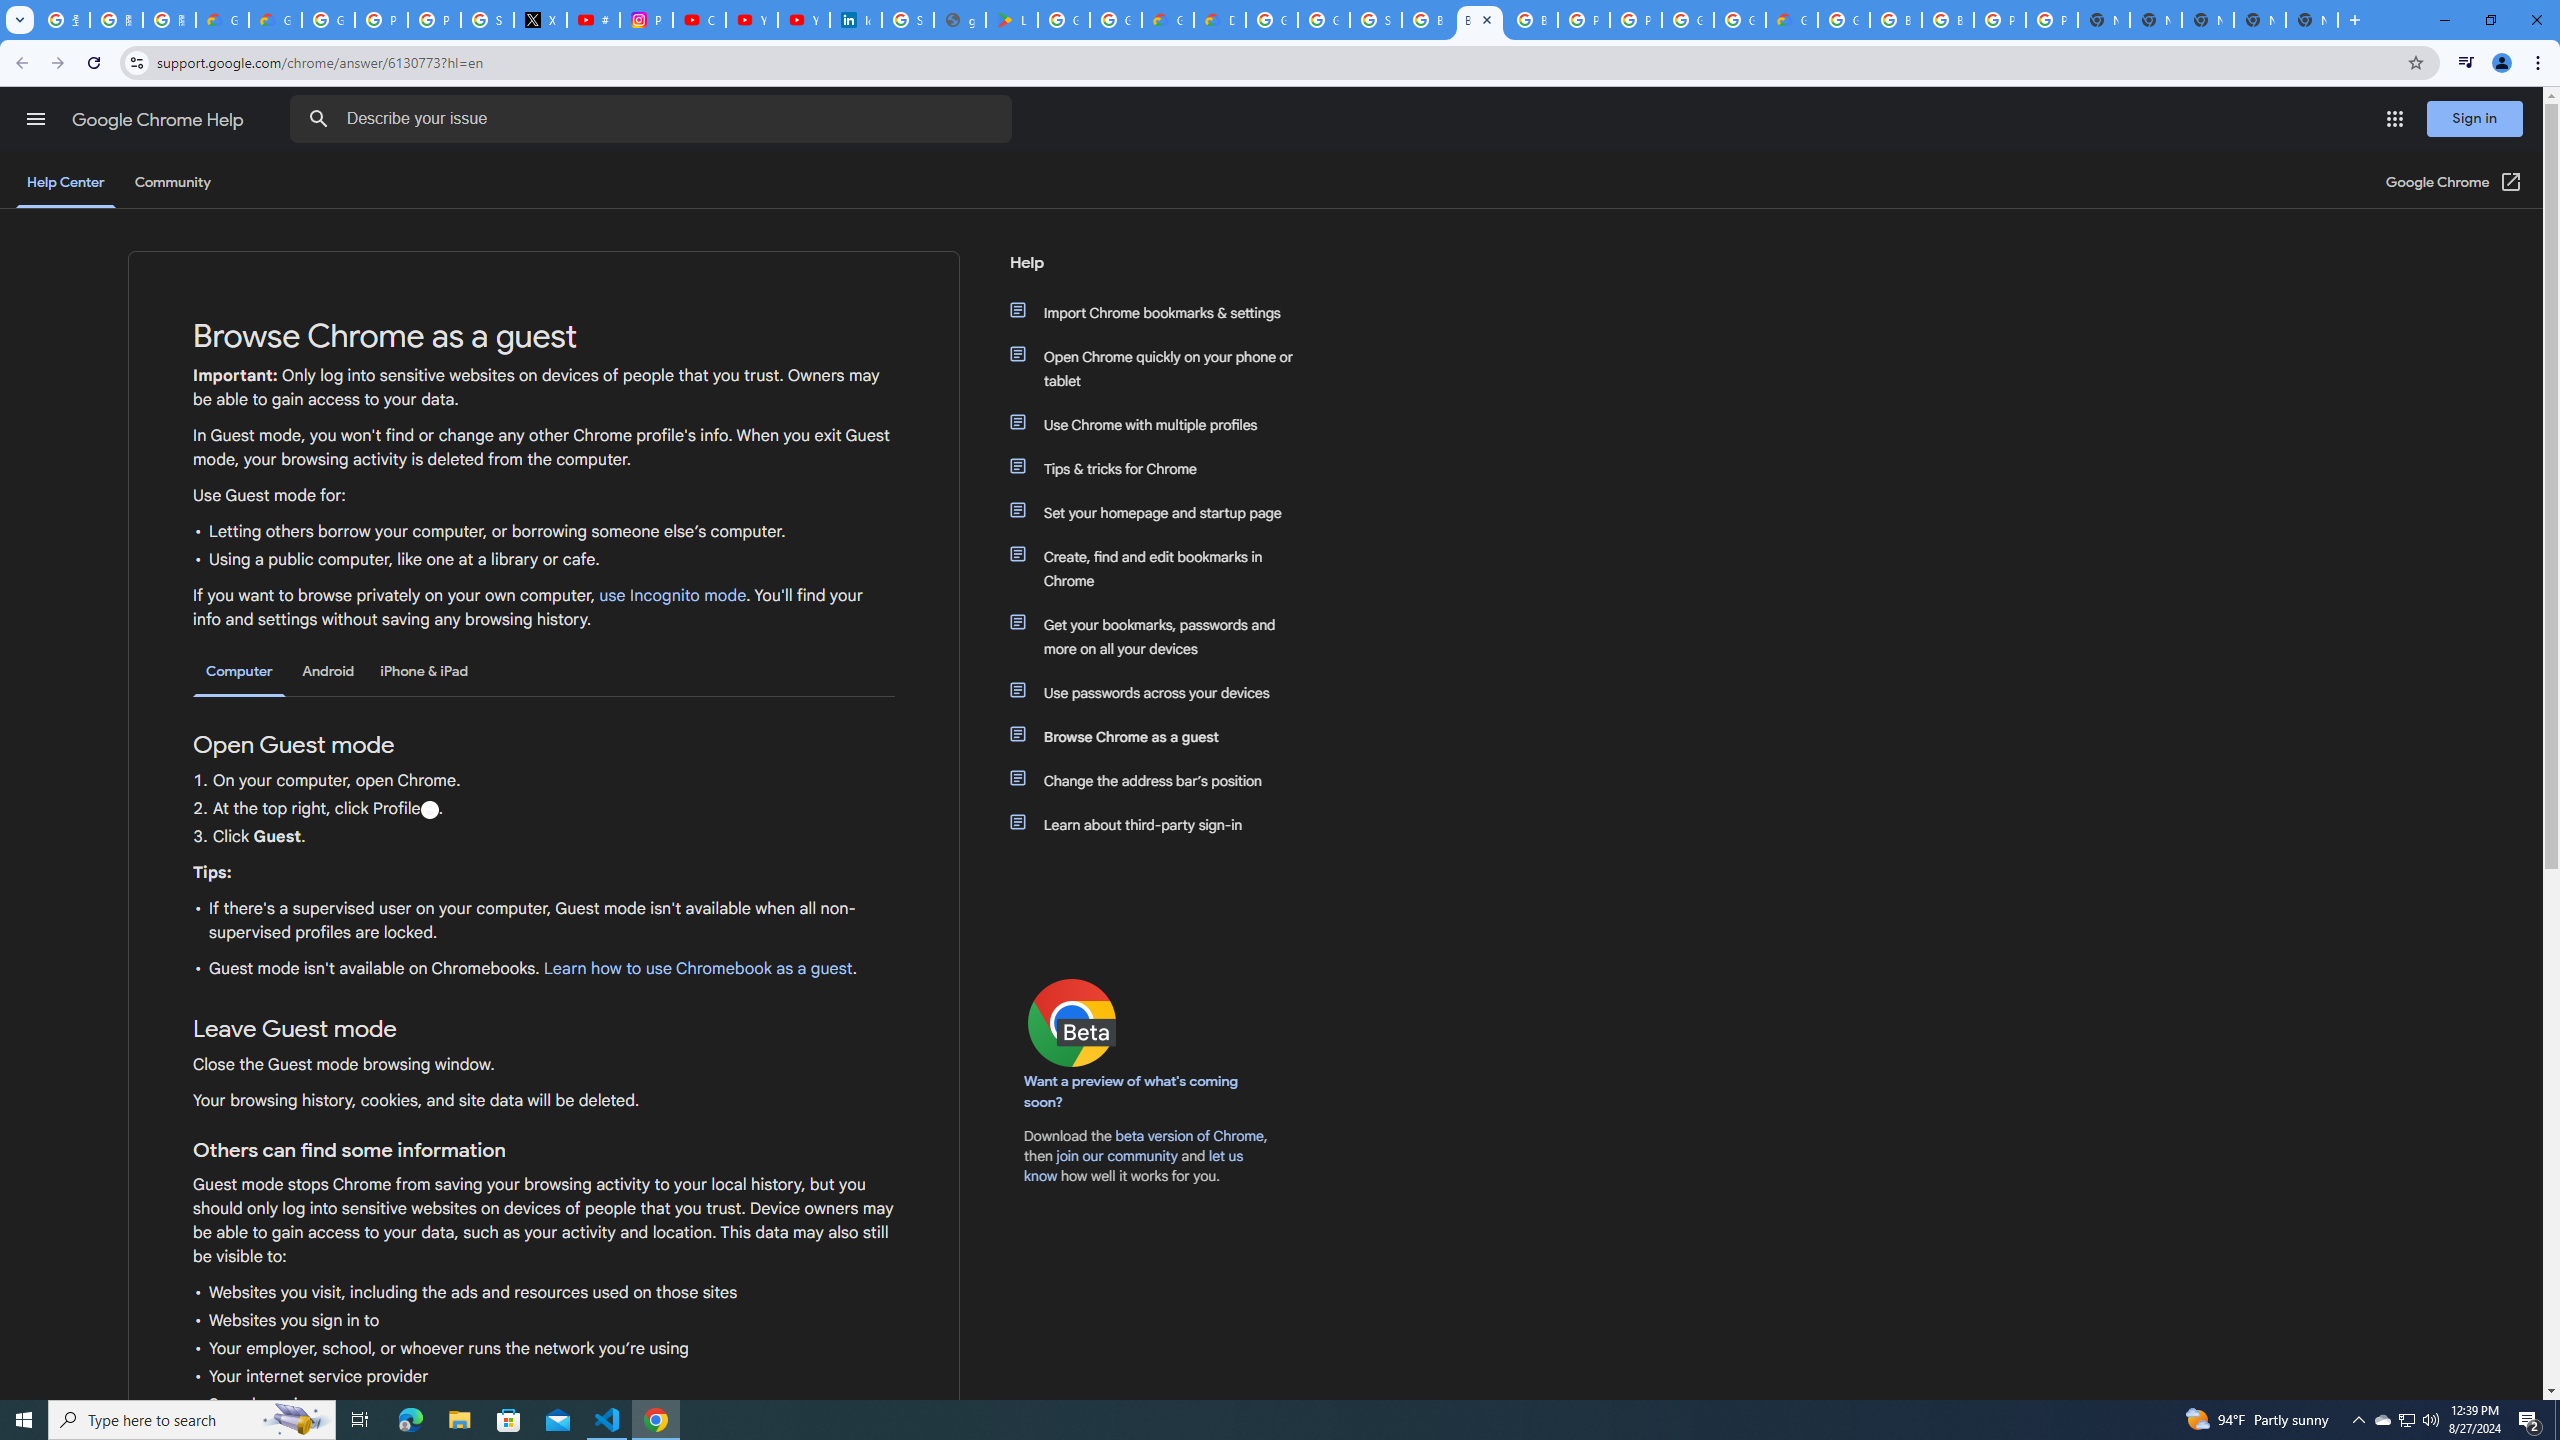 Image resolution: width=2560 pixels, height=1440 pixels. Describe the element at coordinates (1116, 1156) in the screenshot. I see `'join our community'` at that location.